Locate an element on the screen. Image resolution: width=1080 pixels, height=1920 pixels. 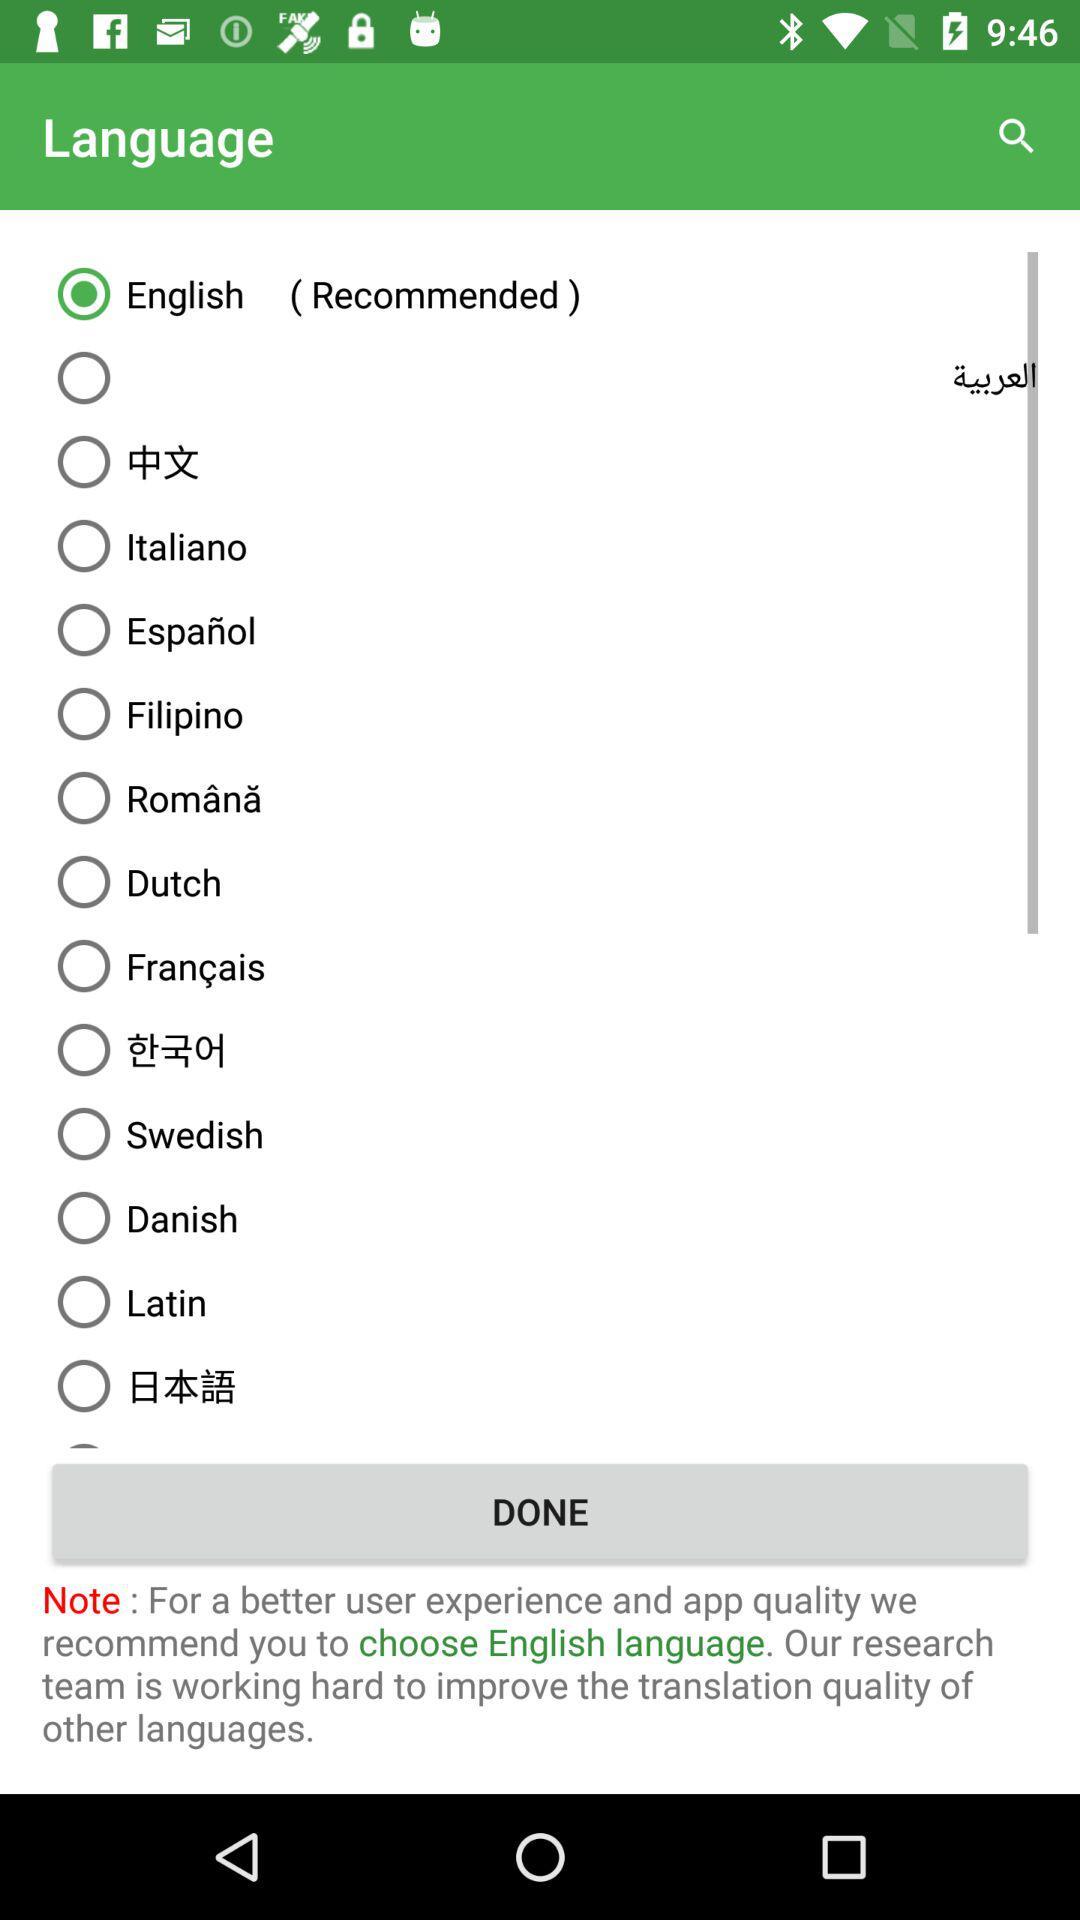
the italiano icon is located at coordinates (540, 546).